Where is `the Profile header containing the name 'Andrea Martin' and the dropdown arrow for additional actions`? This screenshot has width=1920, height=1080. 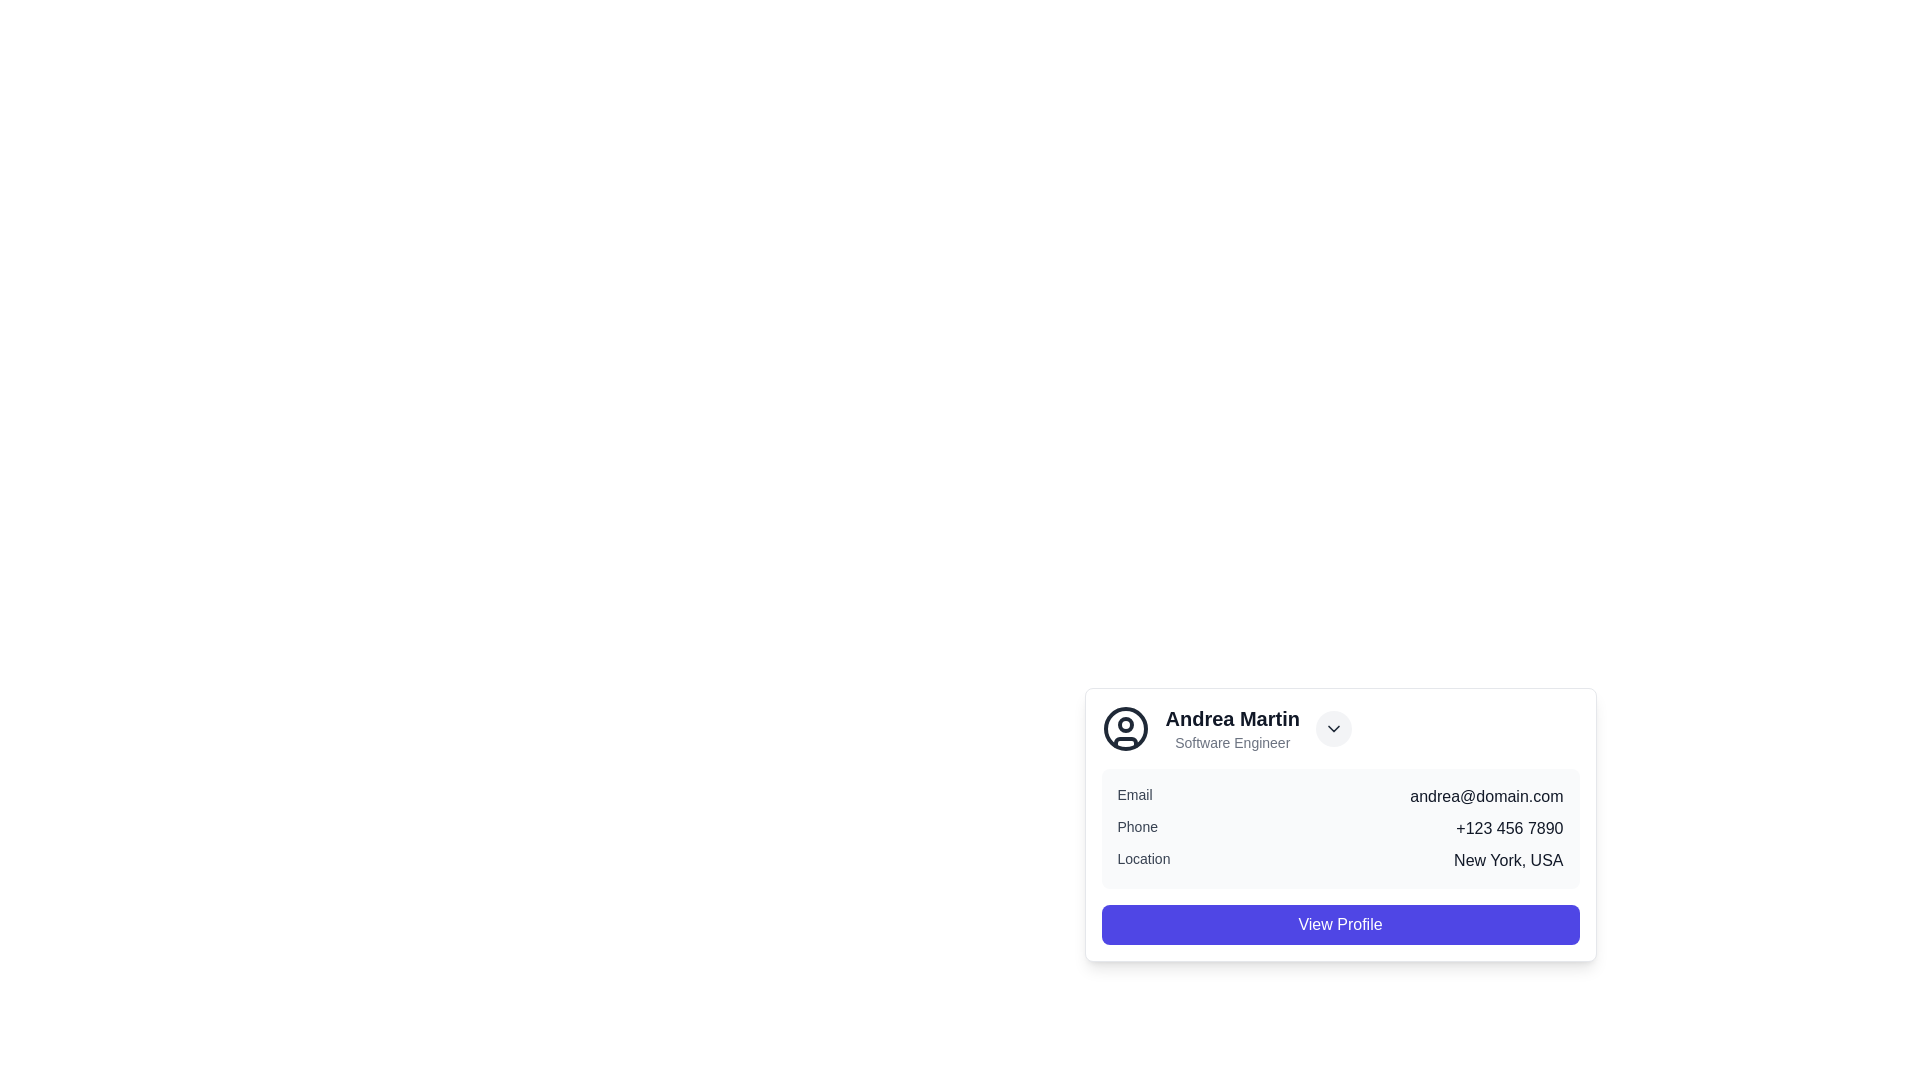
the Profile header containing the name 'Andrea Martin' and the dropdown arrow for additional actions is located at coordinates (1340, 729).